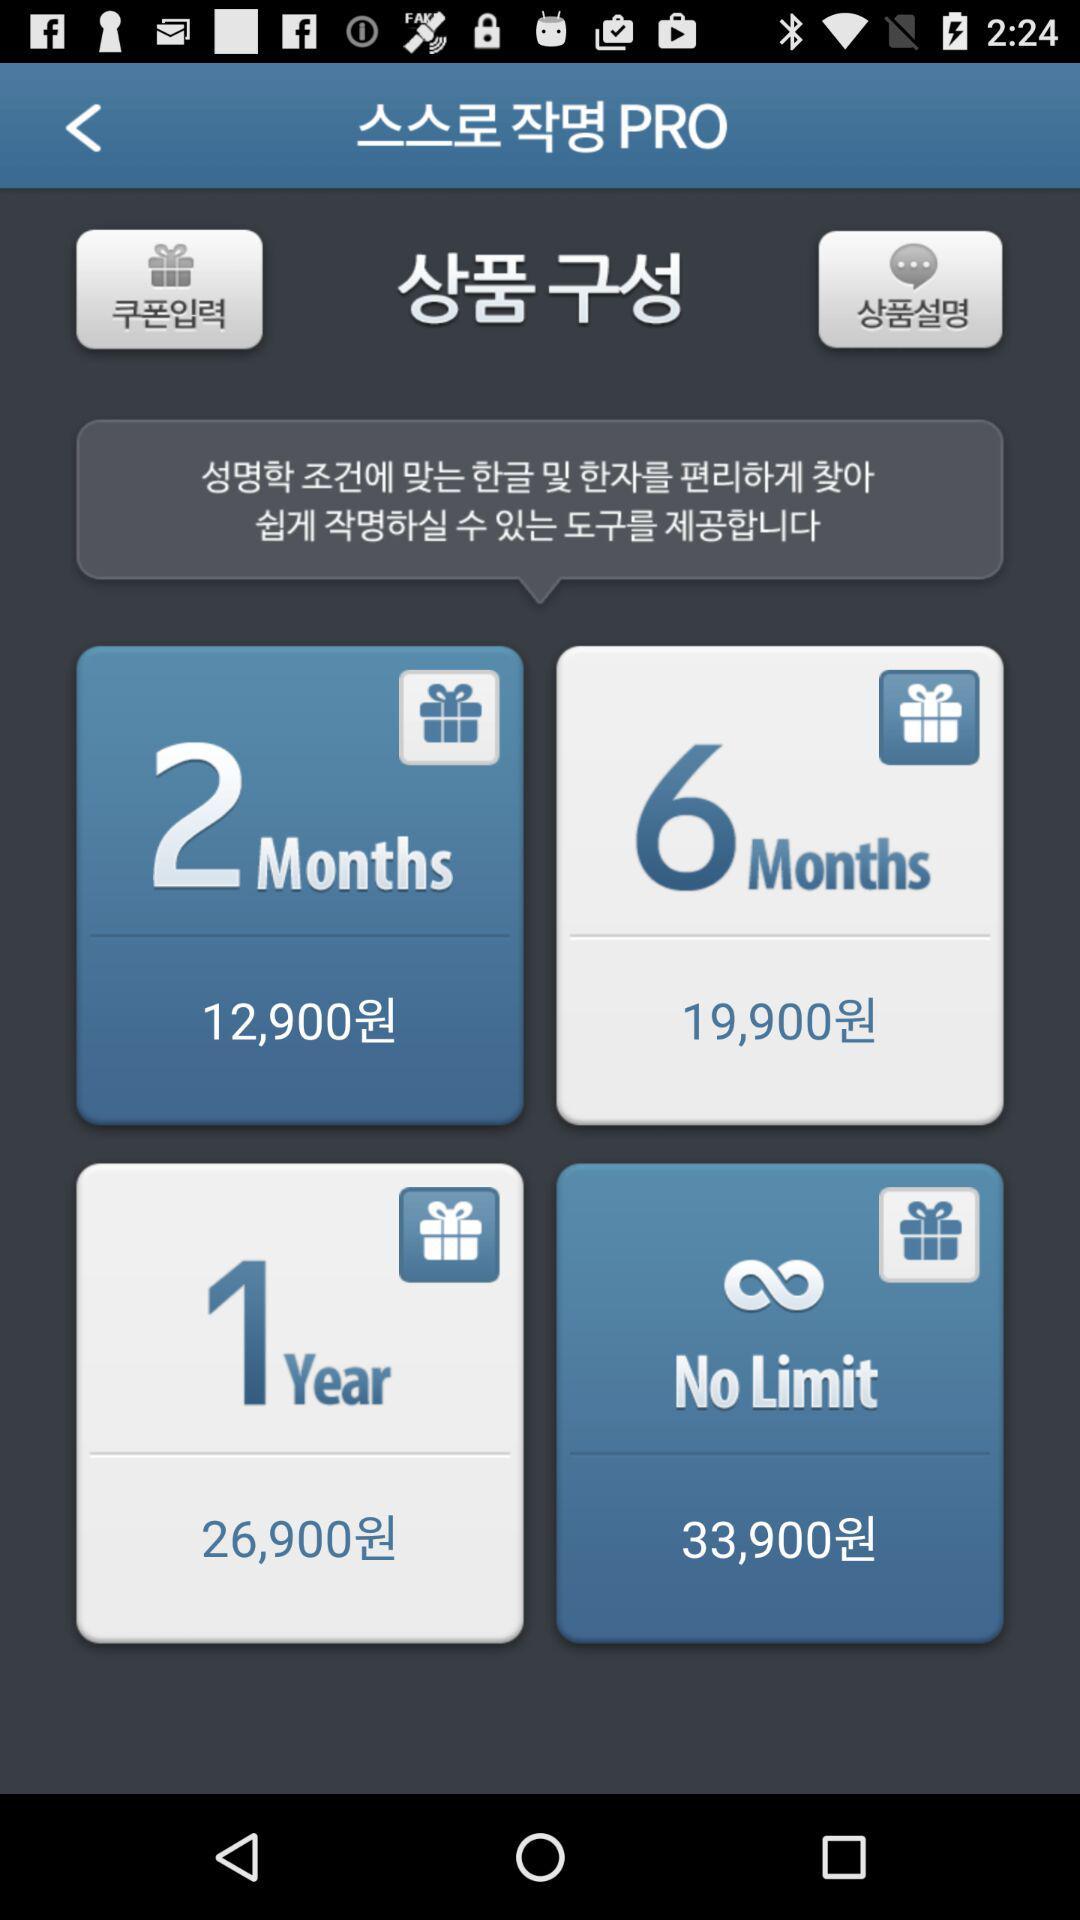  I want to click on the gift box, so click(450, 1234).